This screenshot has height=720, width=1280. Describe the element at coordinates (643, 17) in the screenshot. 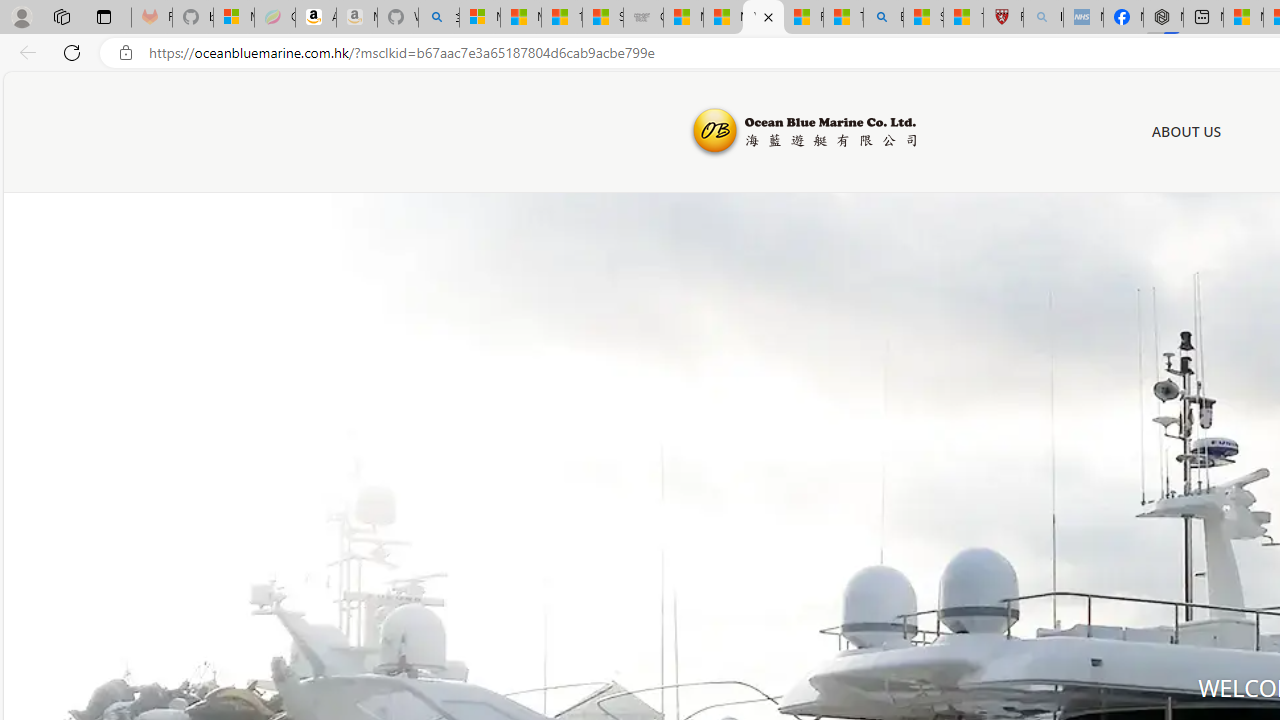

I see `'Combat Siege'` at that location.